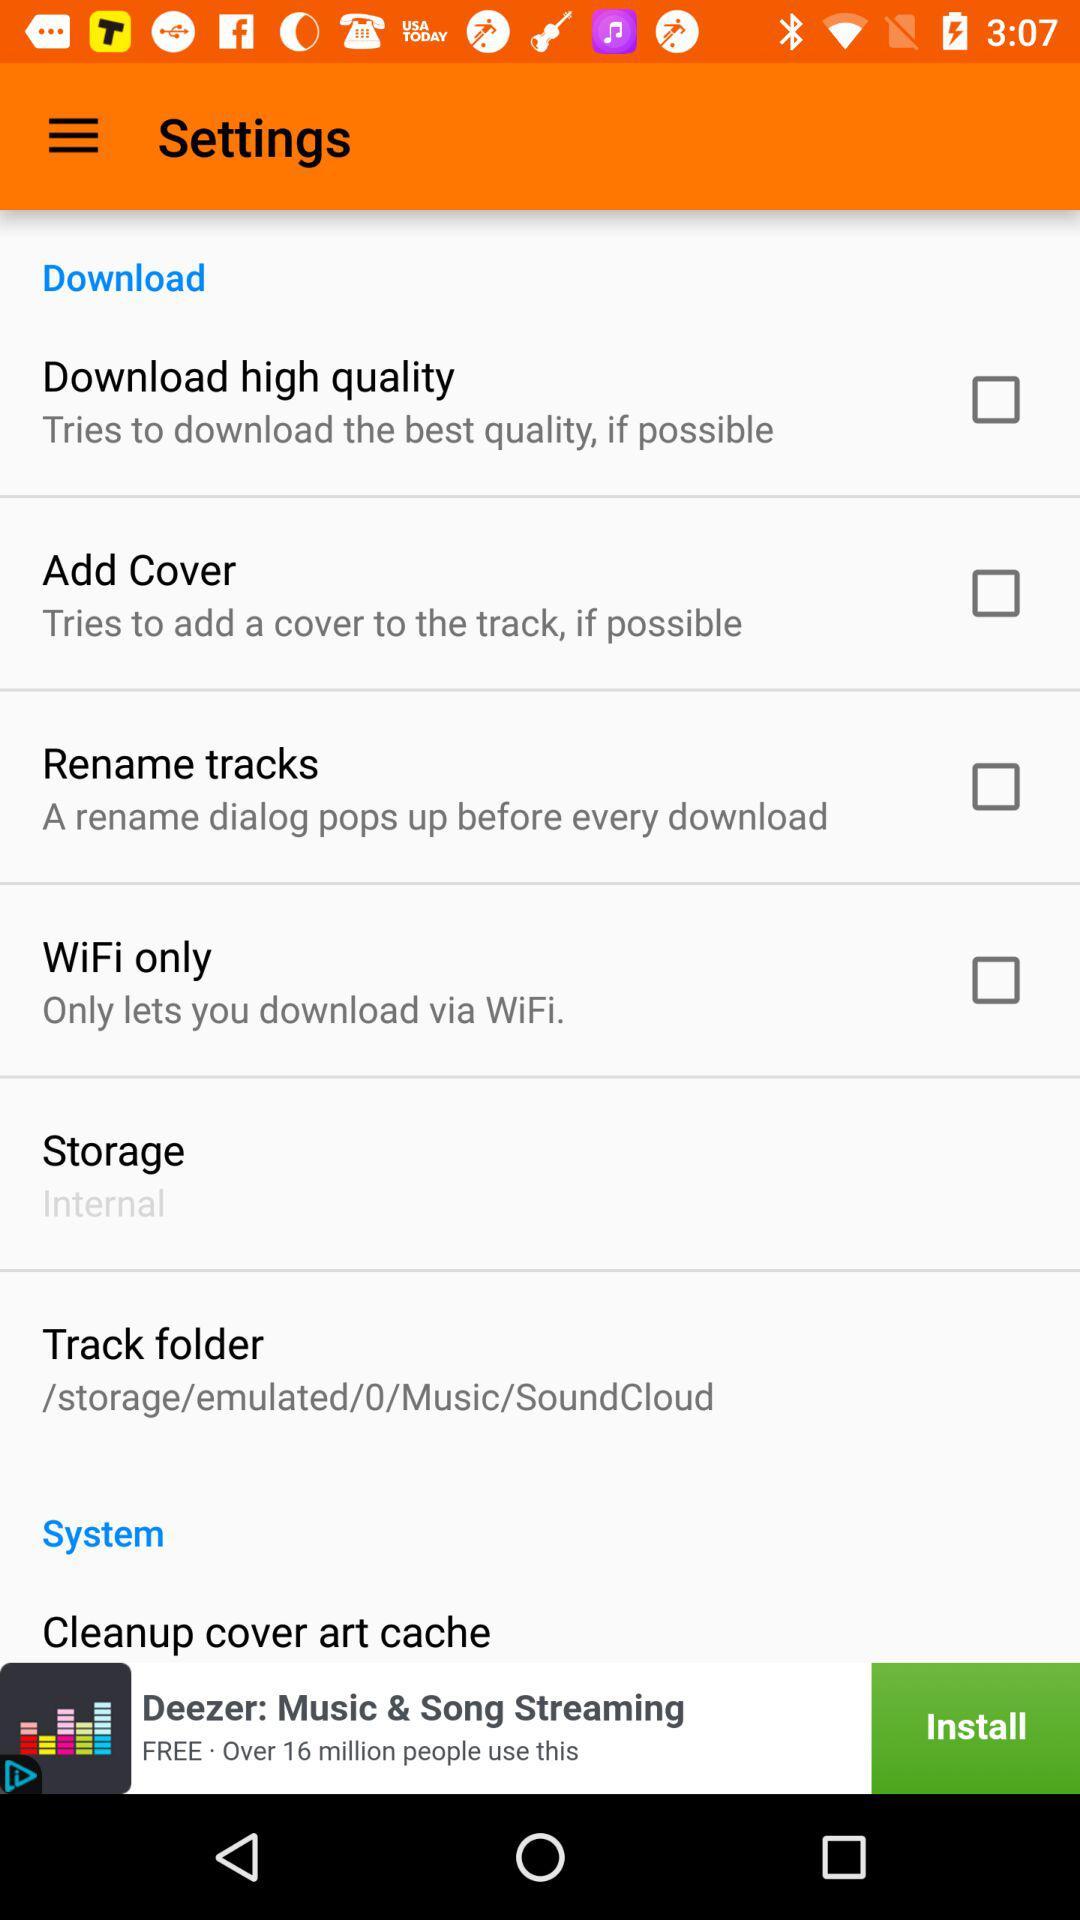  I want to click on item above system, so click(378, 1394).